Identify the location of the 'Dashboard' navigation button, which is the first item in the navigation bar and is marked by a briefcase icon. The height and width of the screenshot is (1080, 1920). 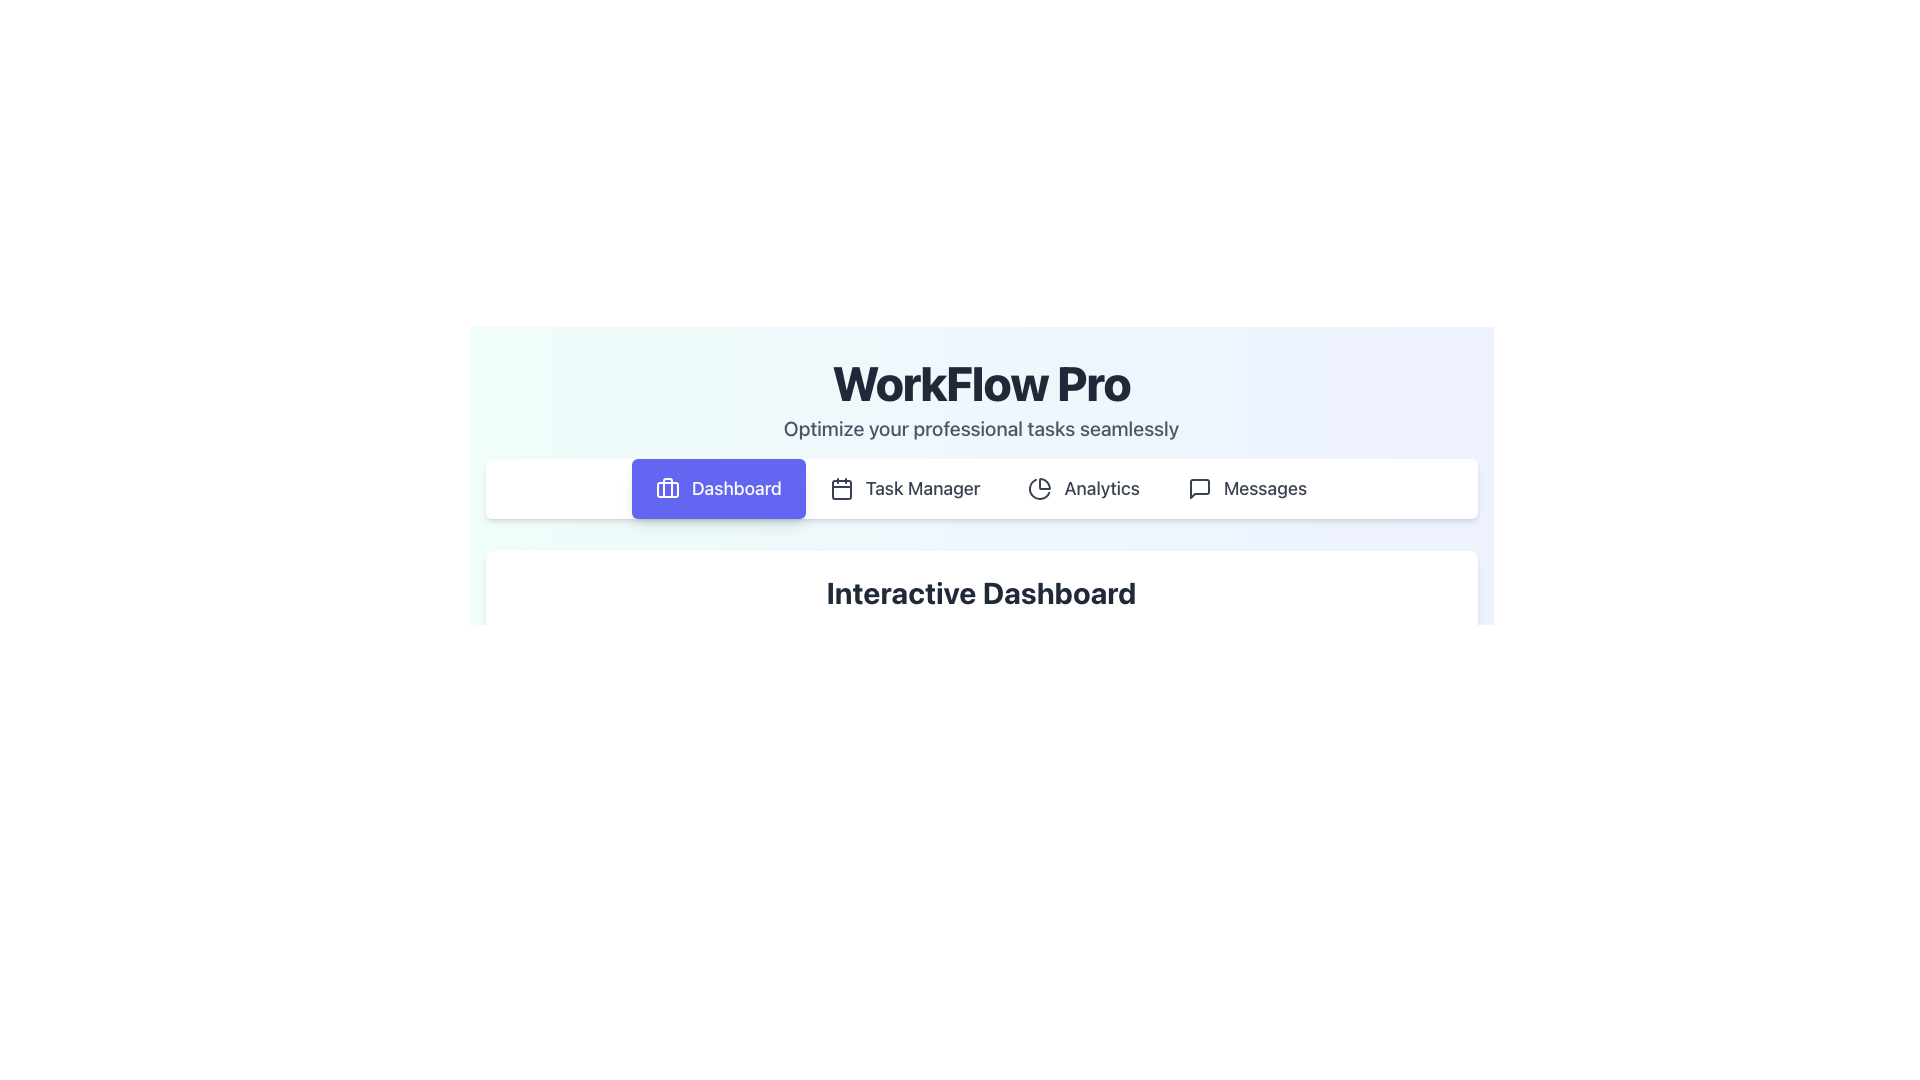
(718, 489).